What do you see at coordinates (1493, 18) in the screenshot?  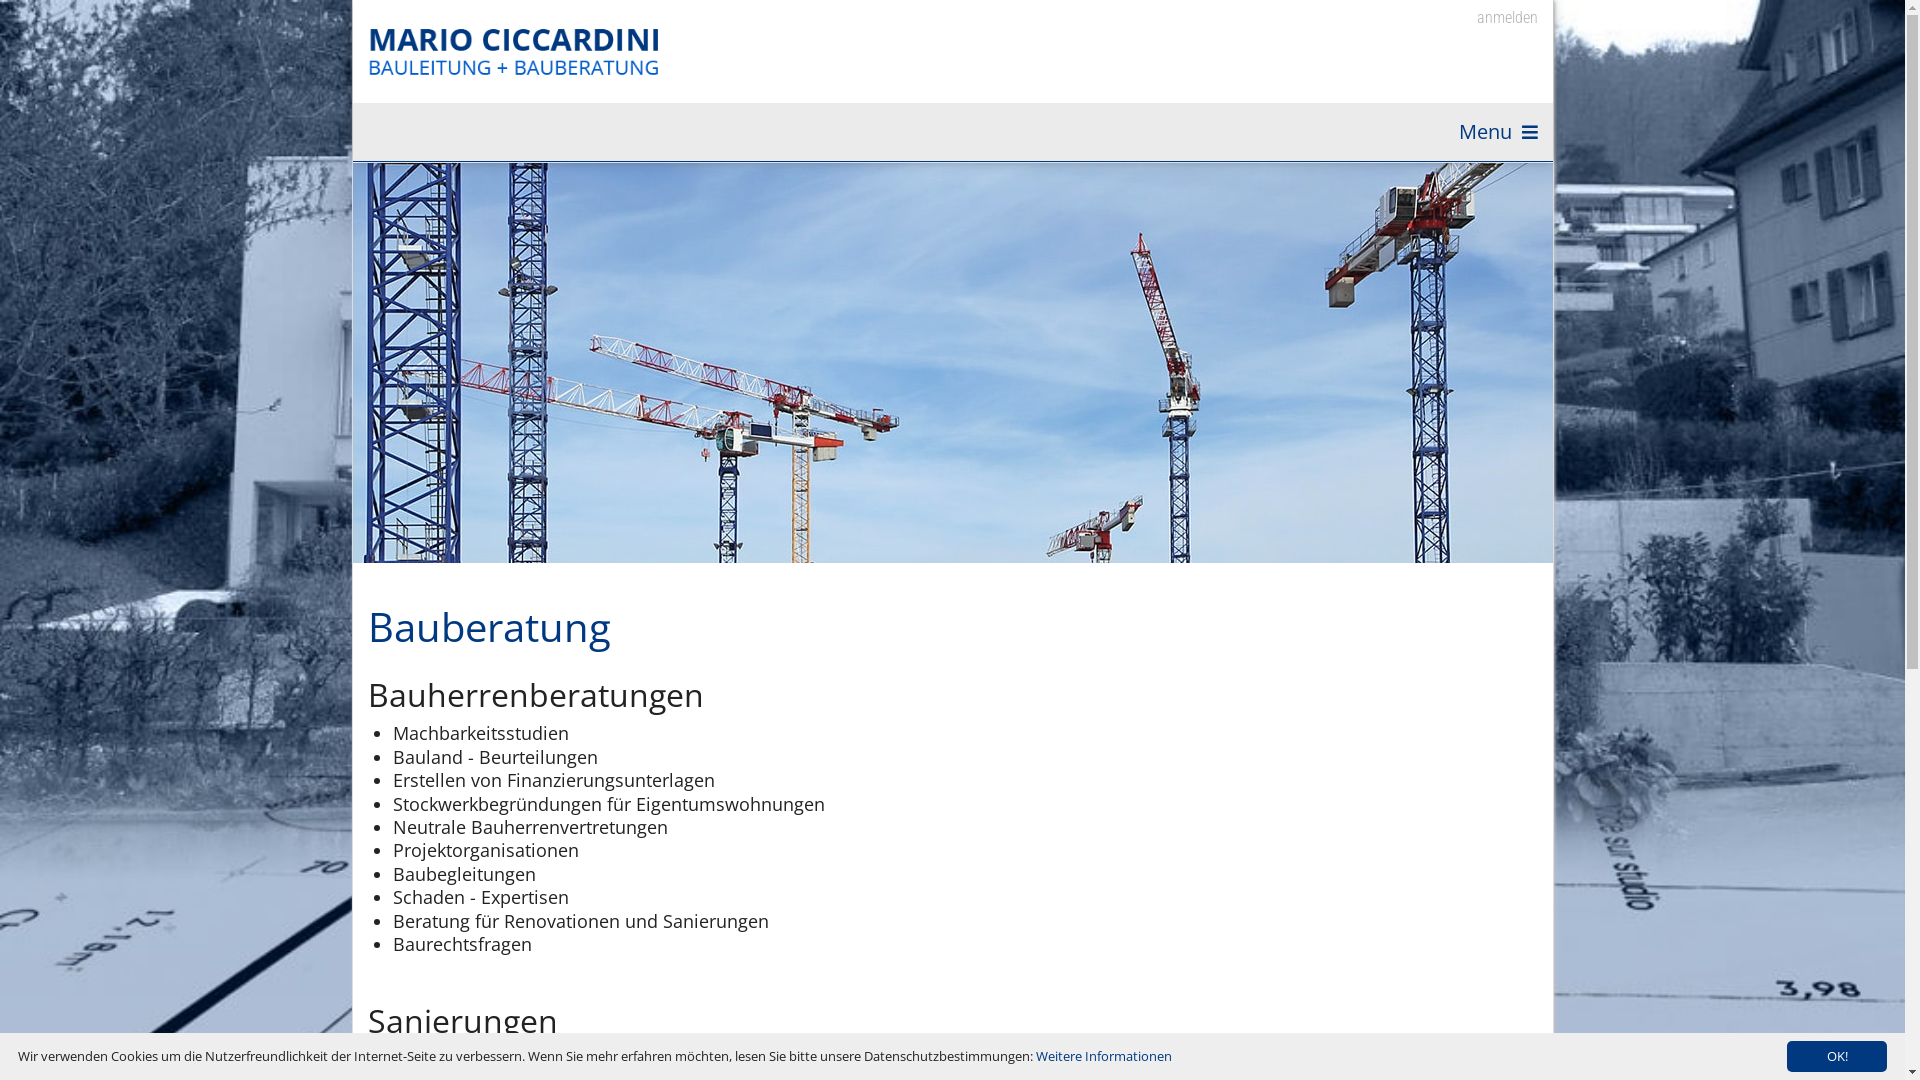 I see `'anmelden'` at bounding box center [1493, 18].